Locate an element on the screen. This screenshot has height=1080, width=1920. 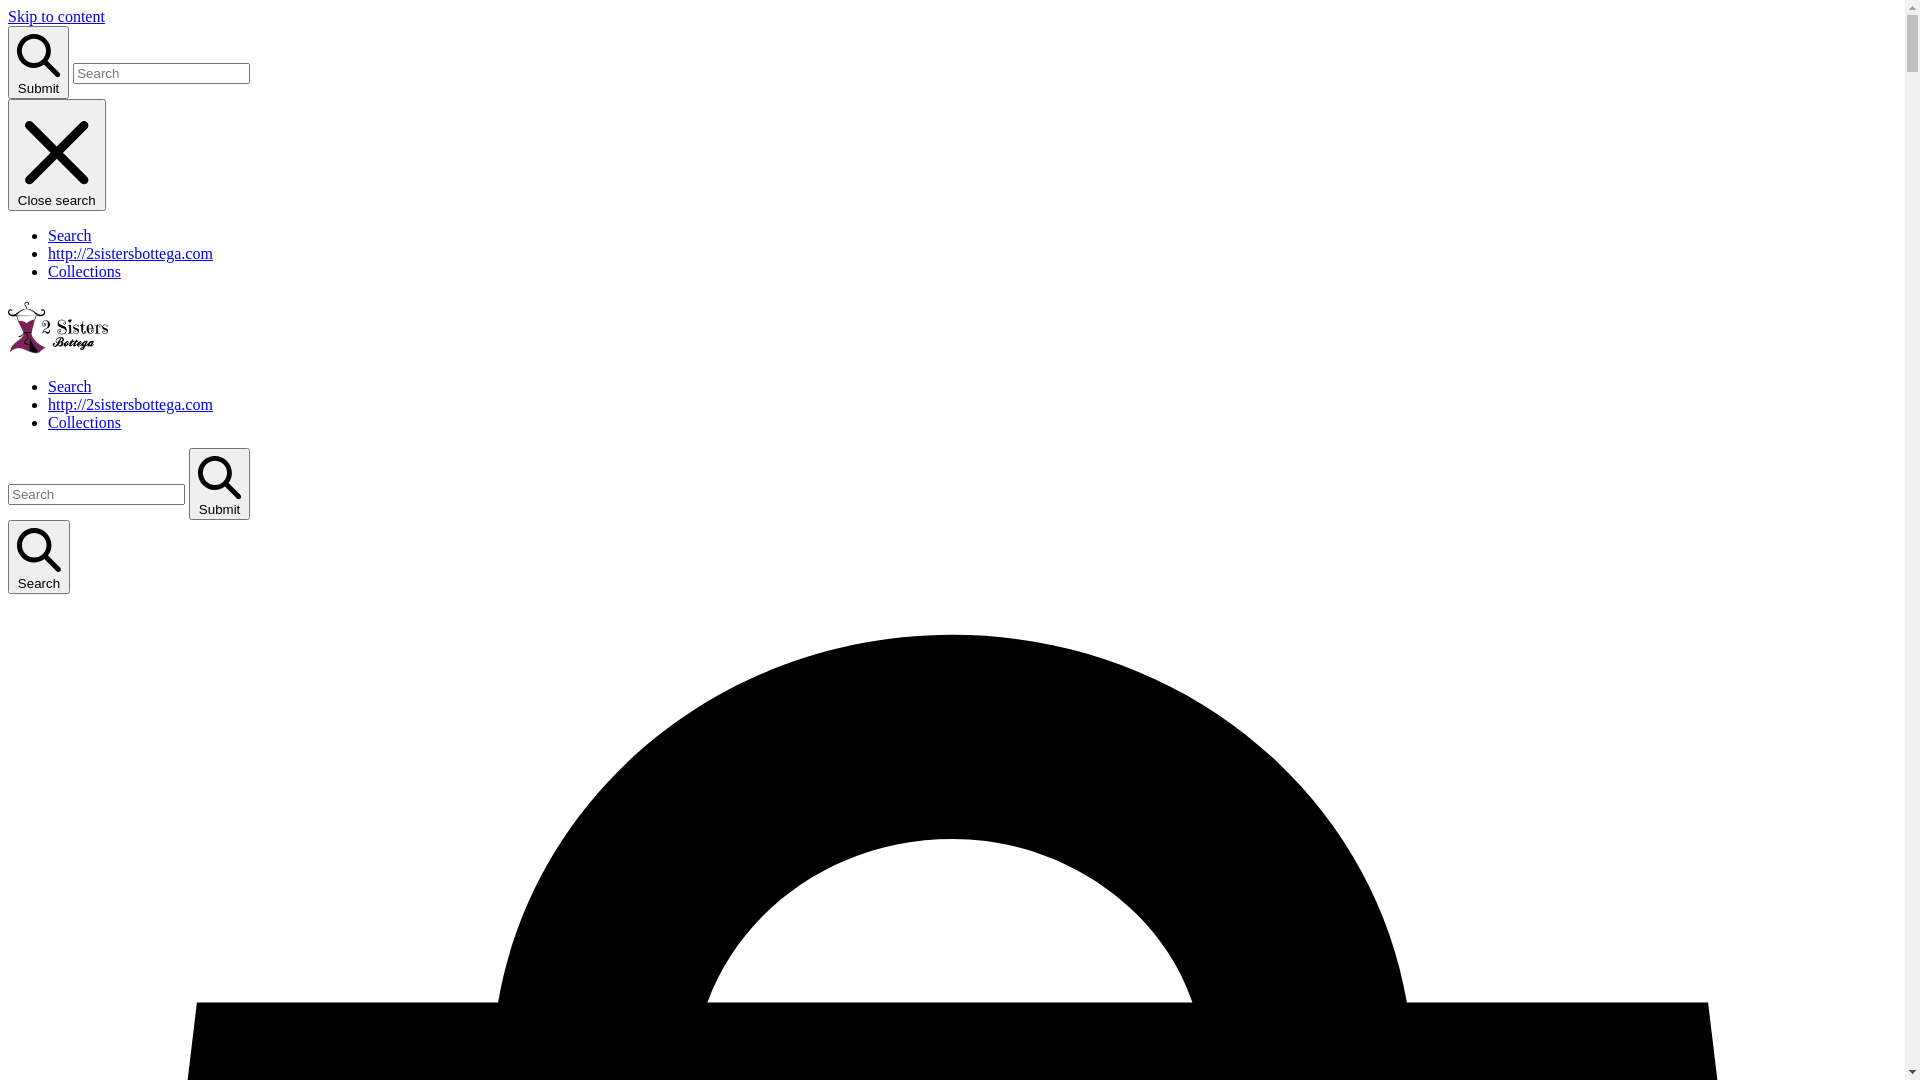
'Search' is located at coordinates (38, 556).